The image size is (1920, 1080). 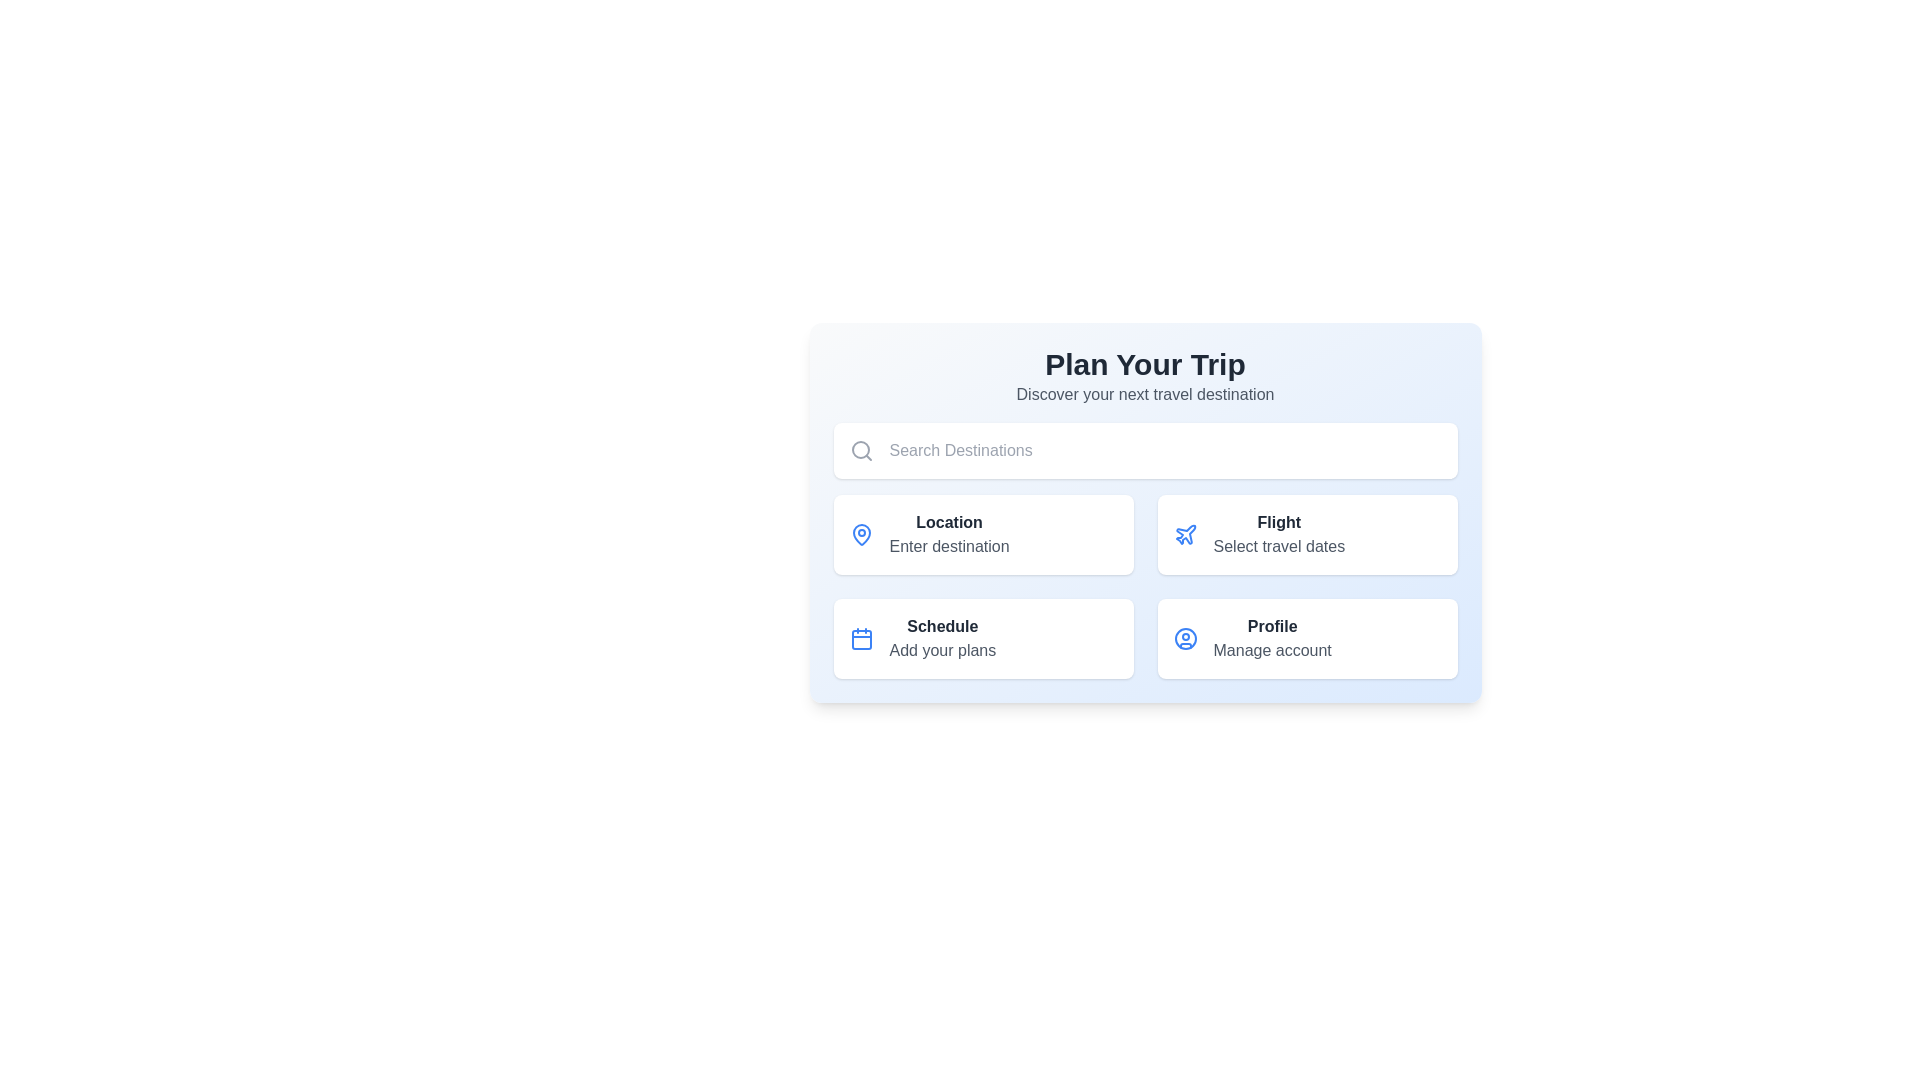 I want to click on the 'Flight' text label, so click(x=1278, y=522).